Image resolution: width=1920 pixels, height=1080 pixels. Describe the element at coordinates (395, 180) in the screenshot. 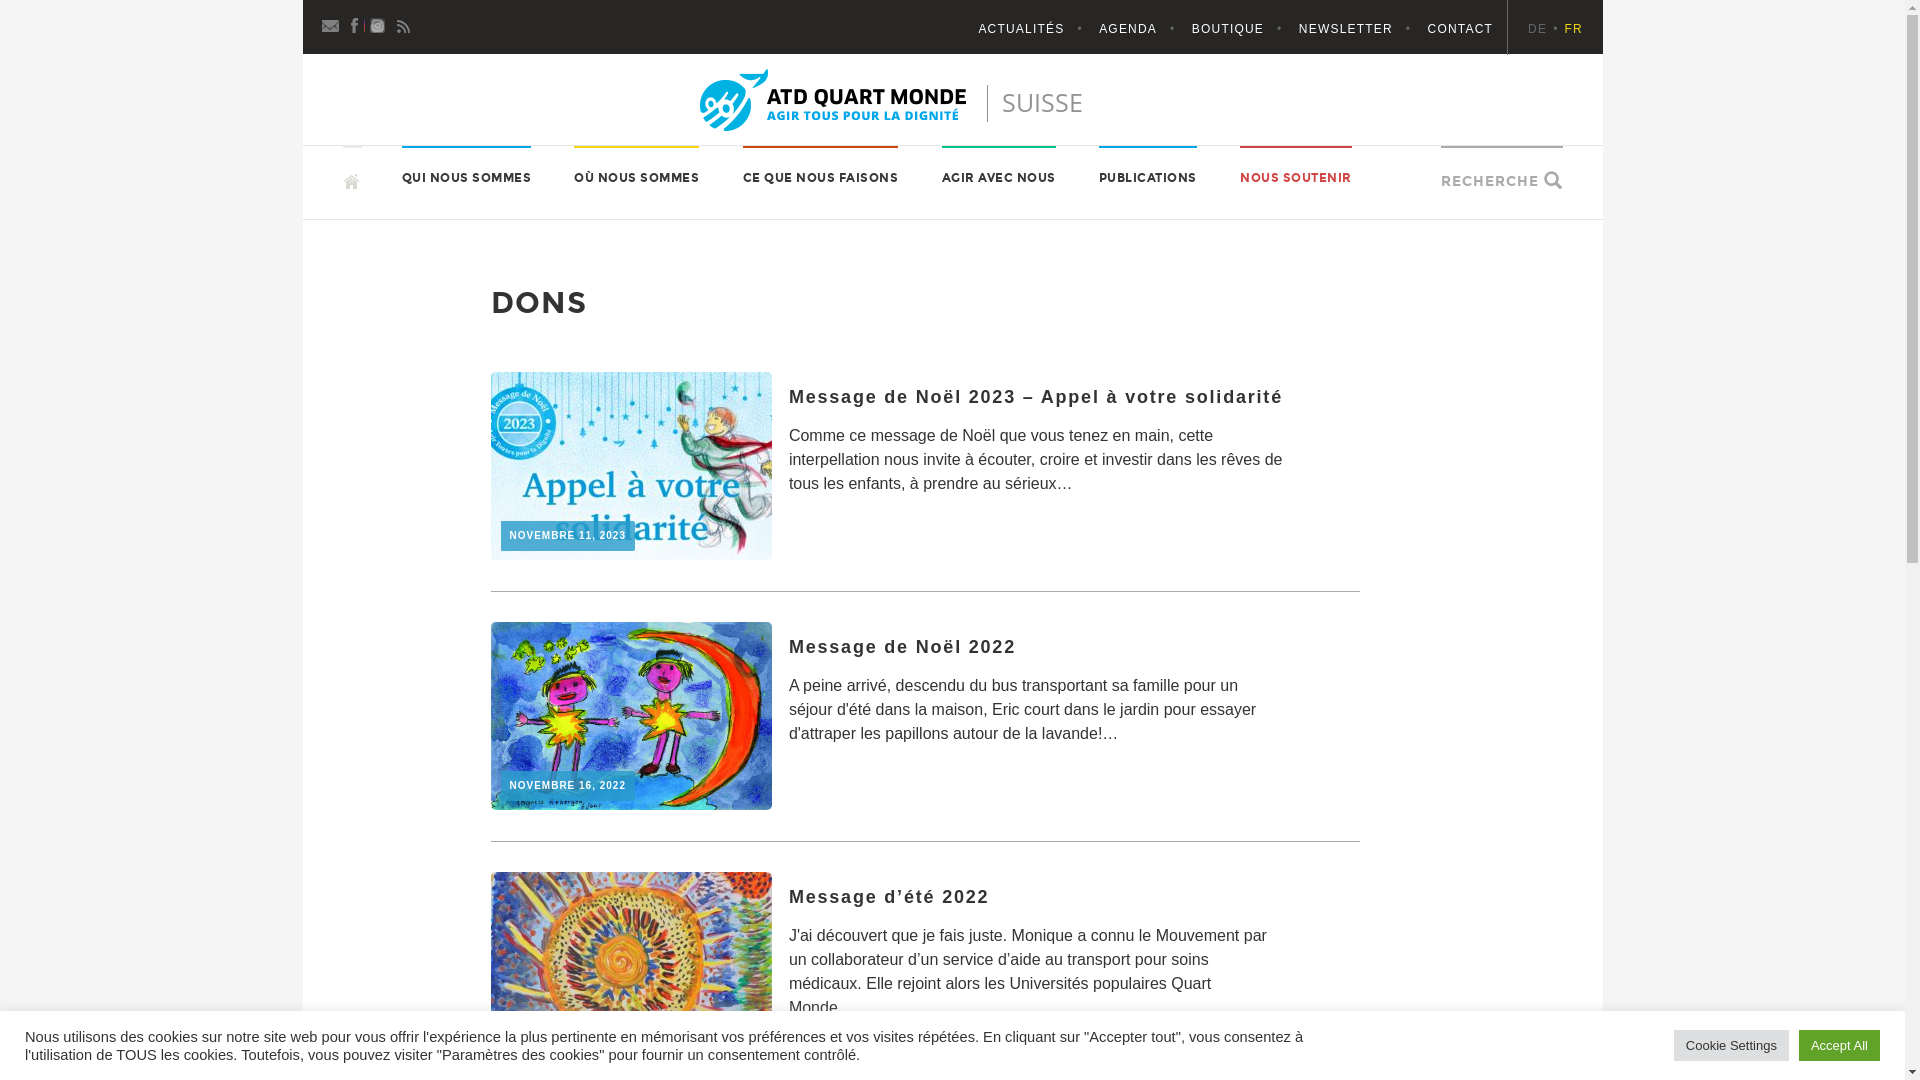

I see `'ATD HOME'` at that location.